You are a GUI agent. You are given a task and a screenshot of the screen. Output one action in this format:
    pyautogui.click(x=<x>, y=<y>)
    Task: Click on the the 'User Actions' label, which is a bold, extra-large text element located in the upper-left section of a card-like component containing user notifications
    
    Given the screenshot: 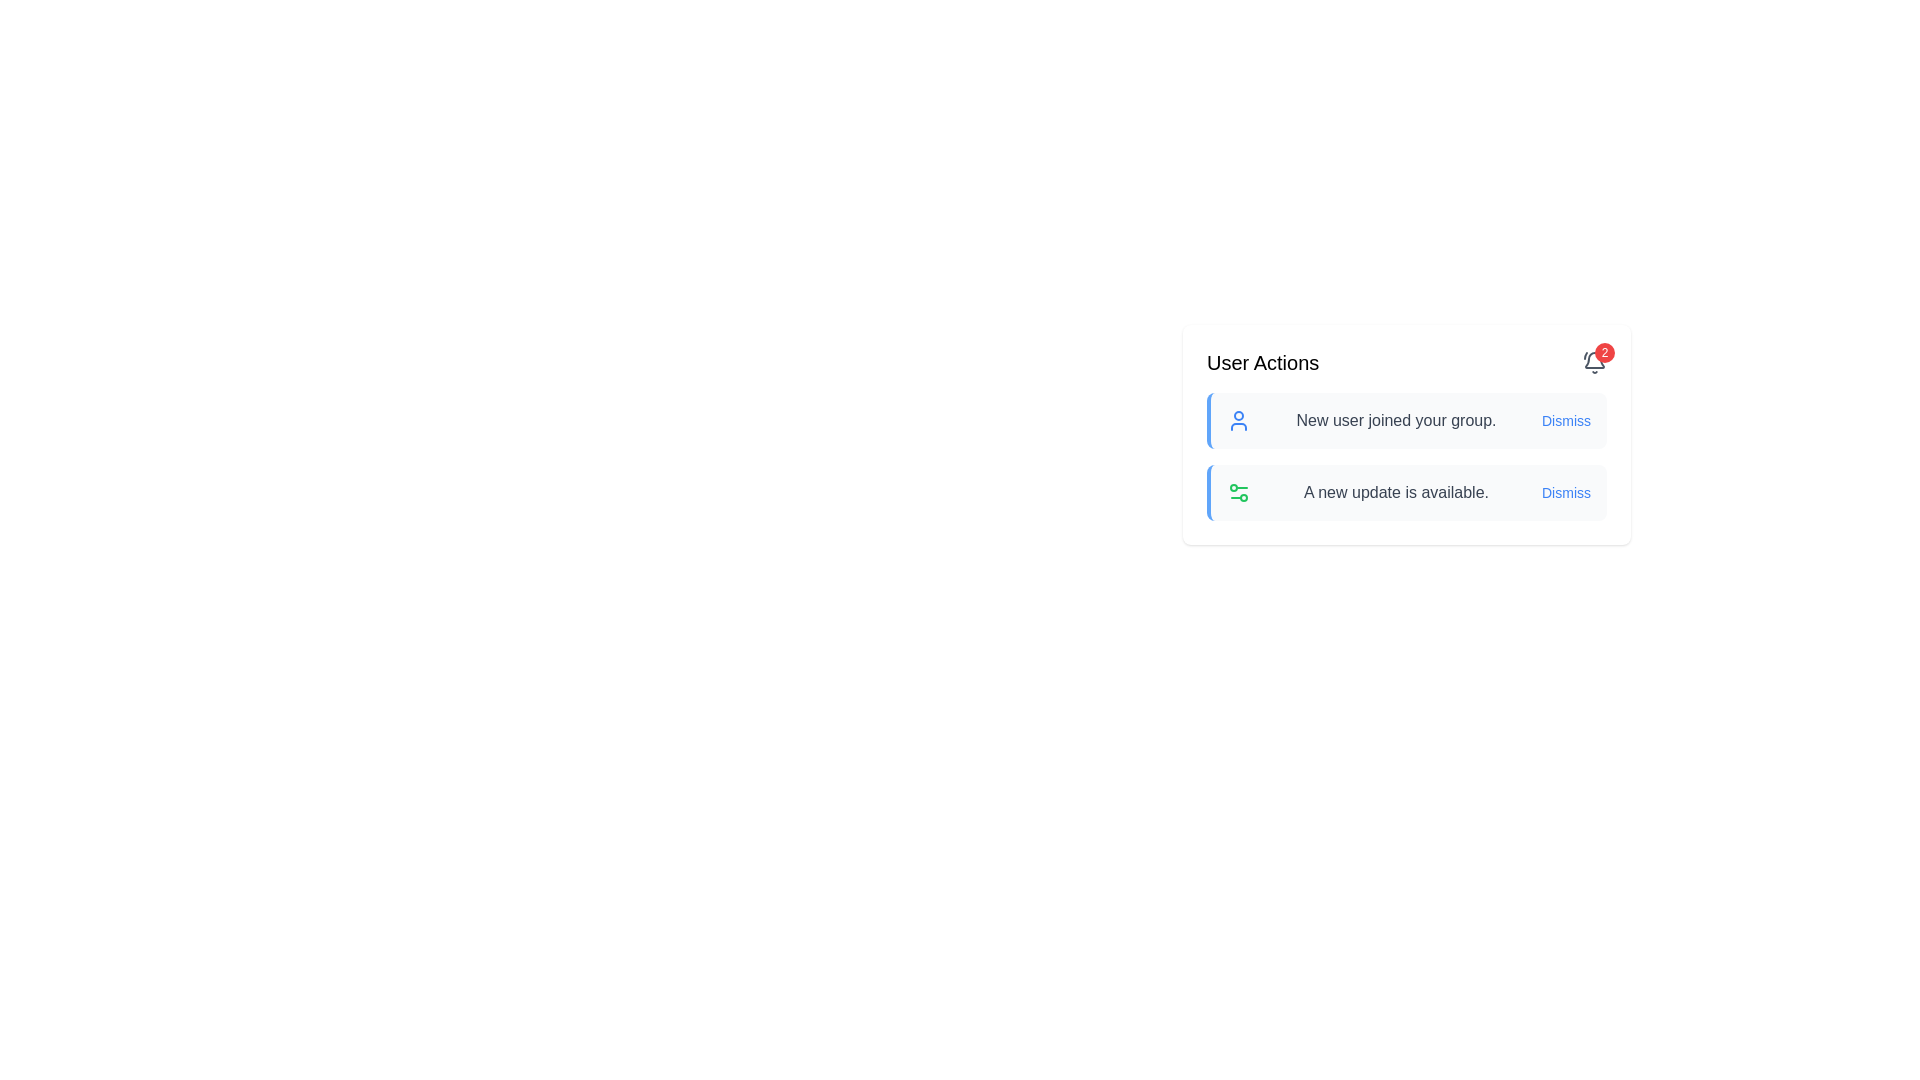 What is the action you would take?
    pyautogui.click(x=1262, y=362)
    